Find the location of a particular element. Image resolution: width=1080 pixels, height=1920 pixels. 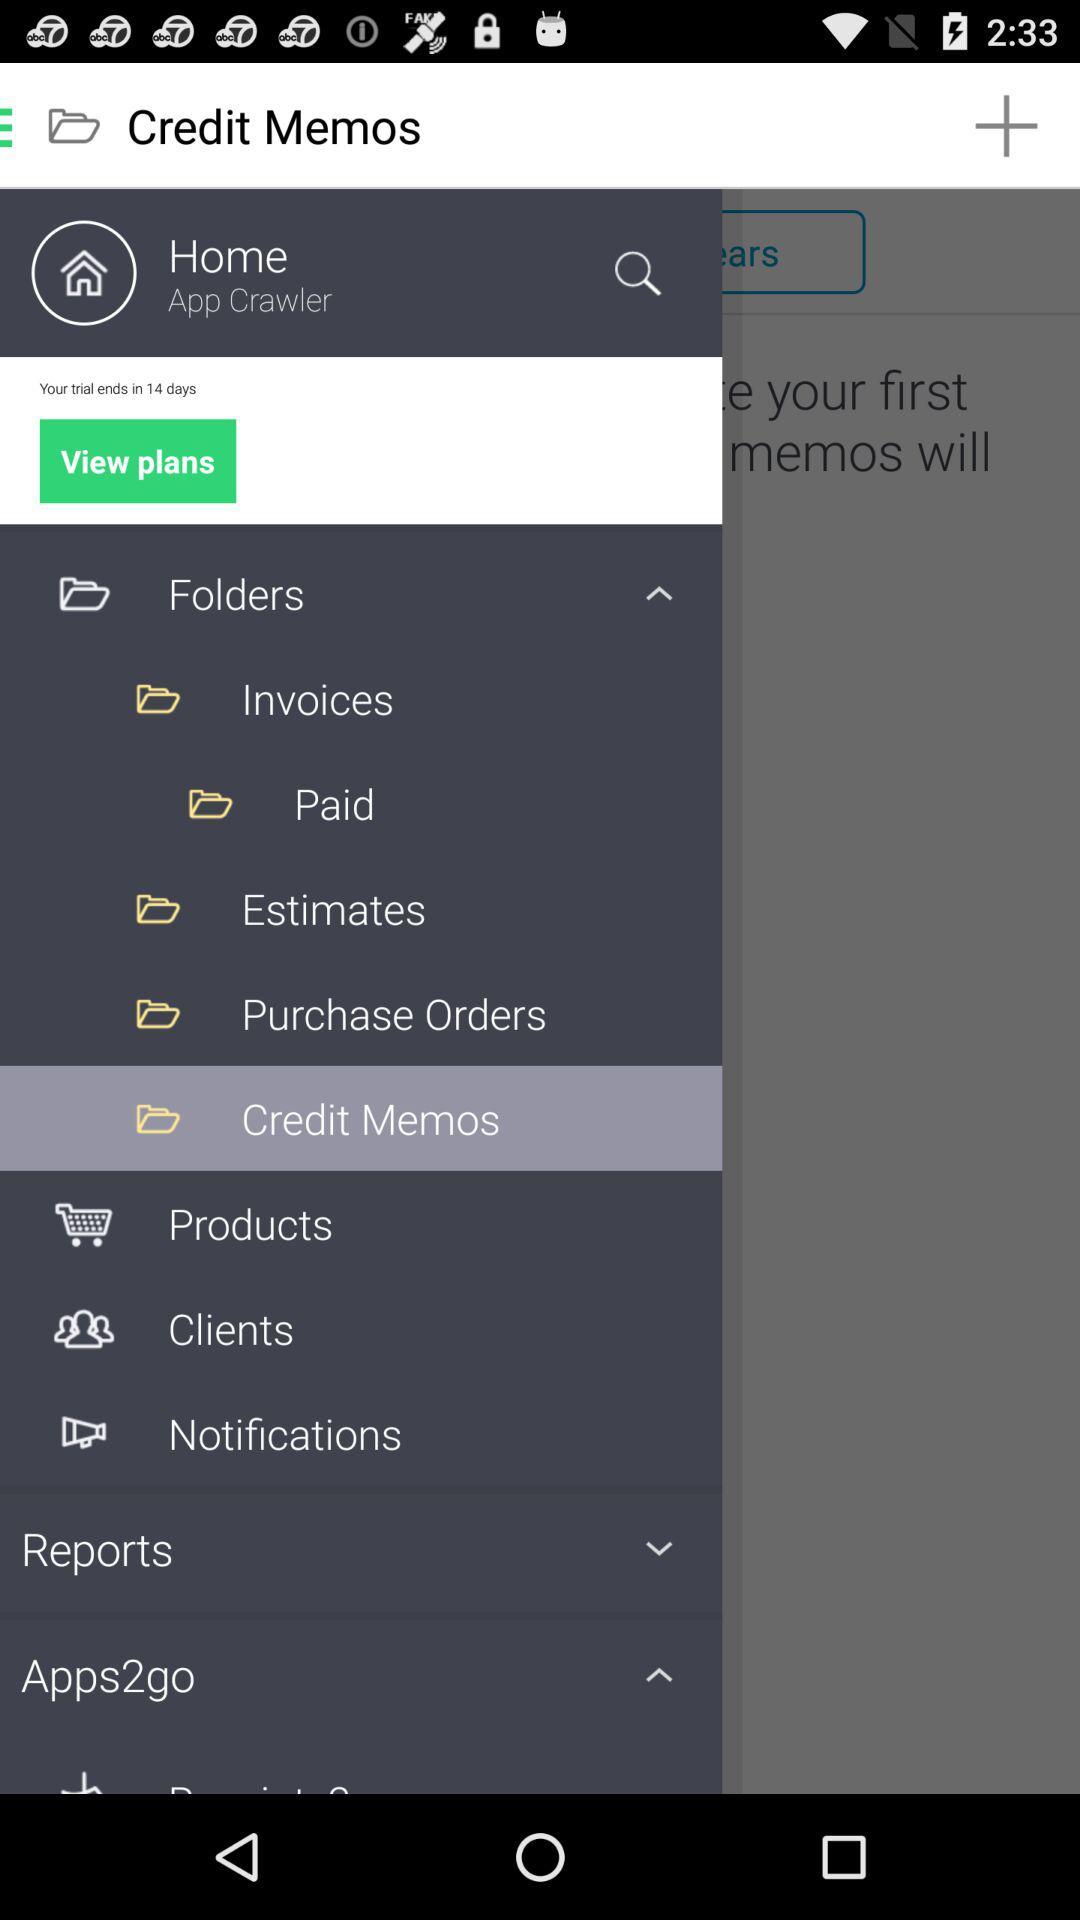

the home icon is located at coordinates (83, 291).